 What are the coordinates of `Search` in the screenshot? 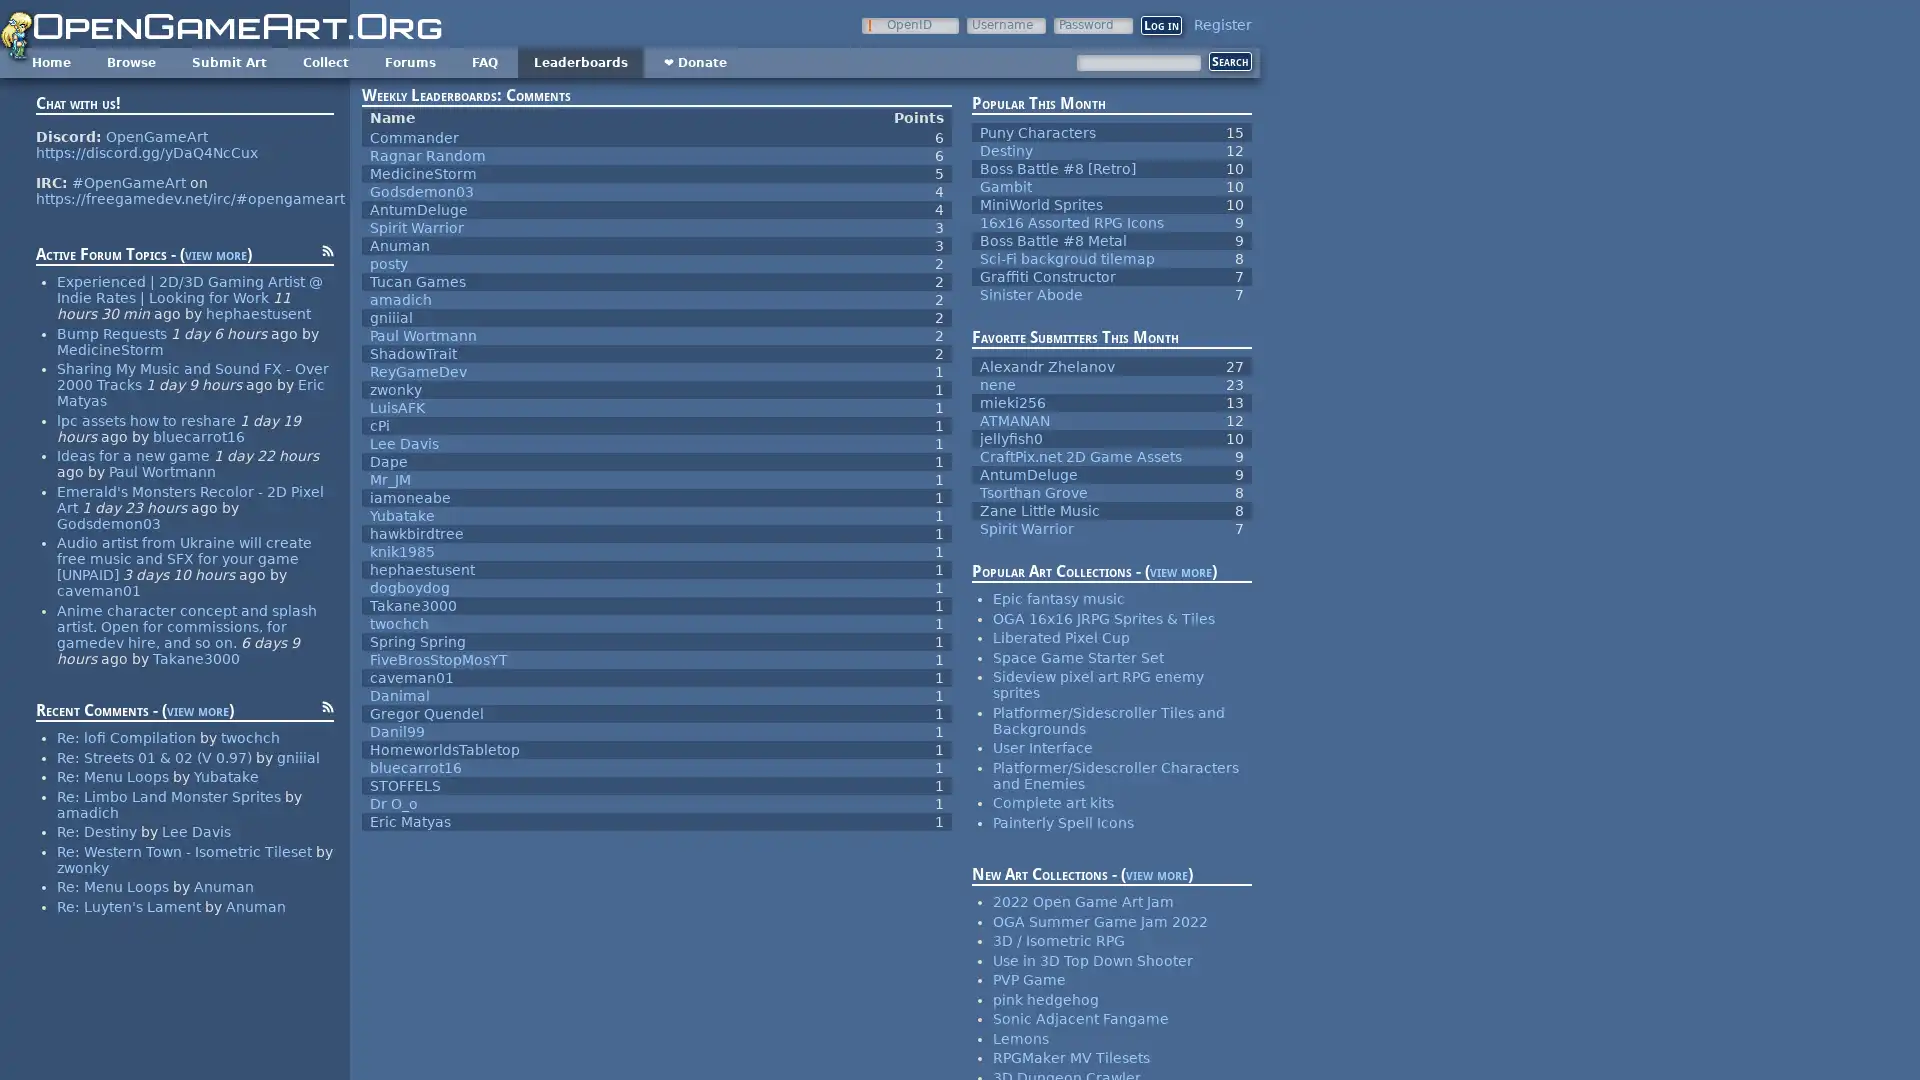 It's located at (1229, 60).